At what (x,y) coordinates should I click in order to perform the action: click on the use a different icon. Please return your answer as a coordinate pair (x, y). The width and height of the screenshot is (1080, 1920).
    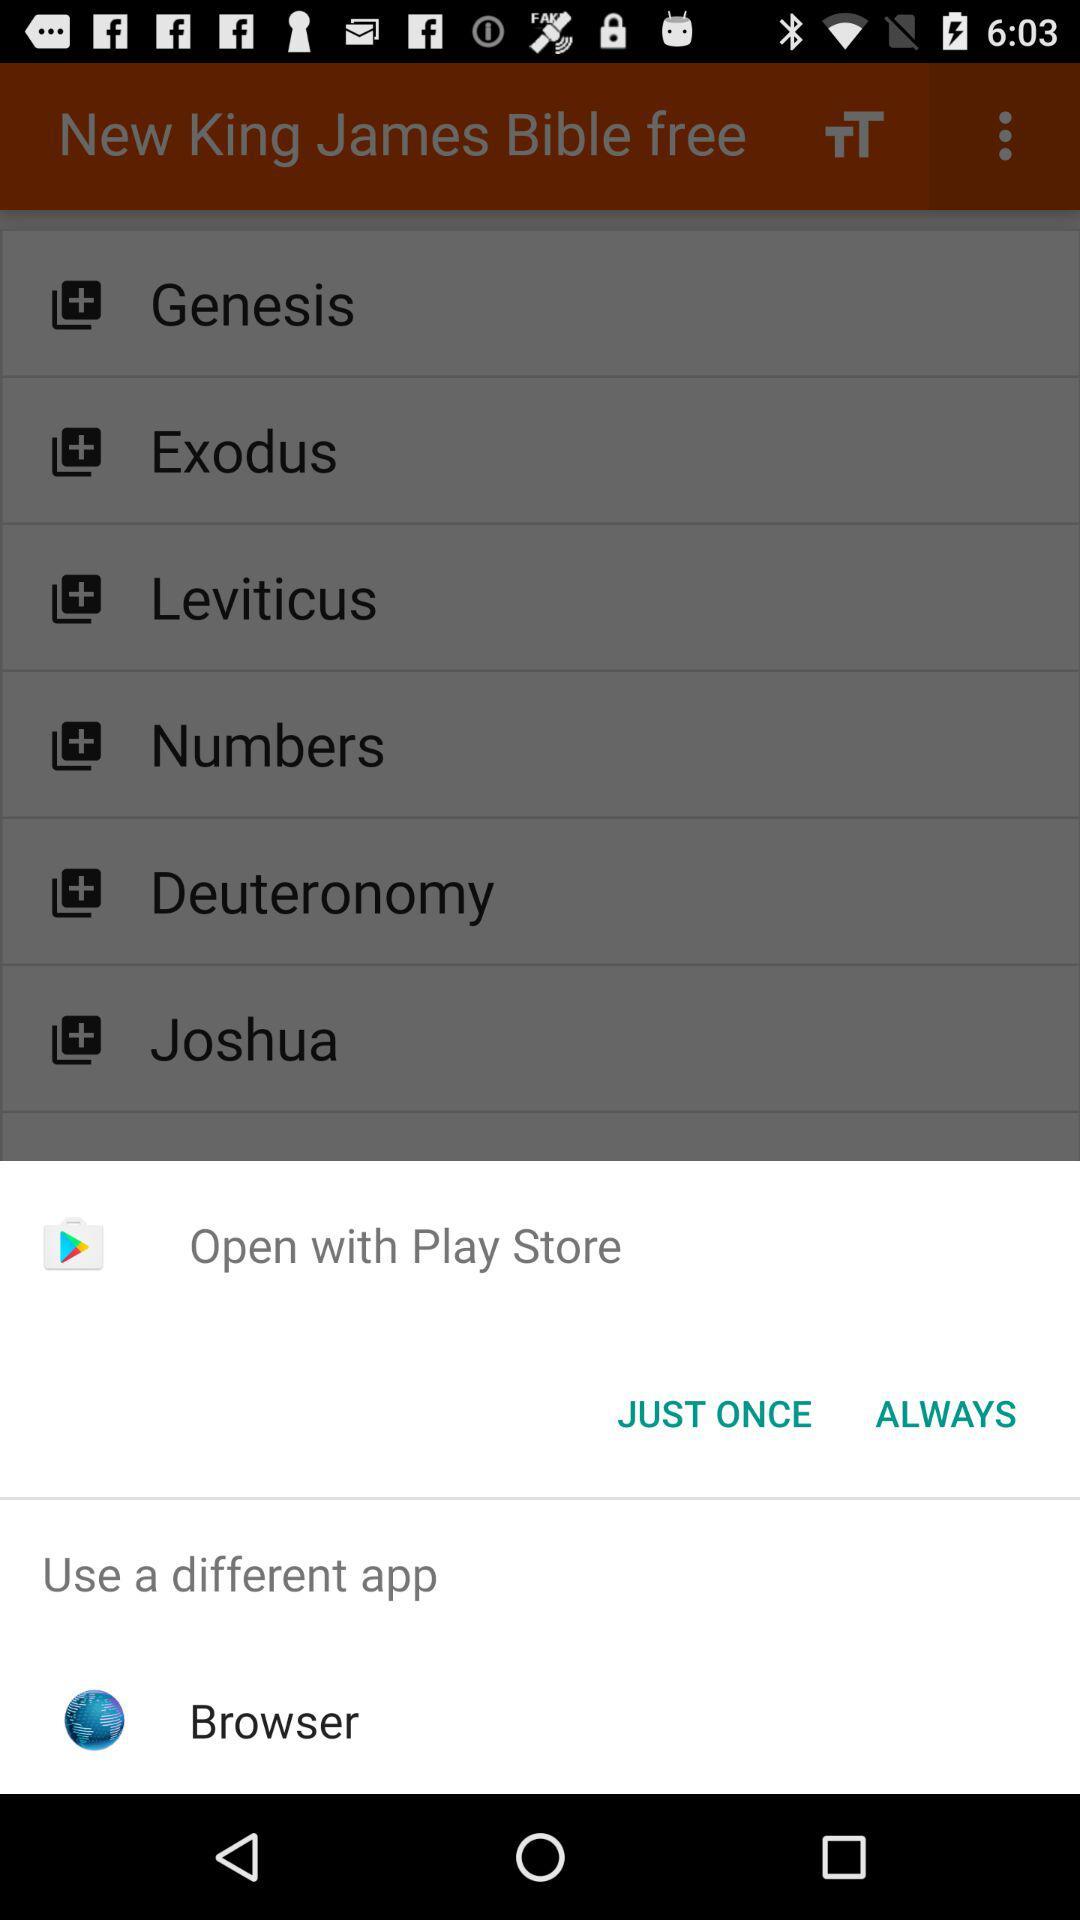
    Looking at the image, I should click on (540, 1572).